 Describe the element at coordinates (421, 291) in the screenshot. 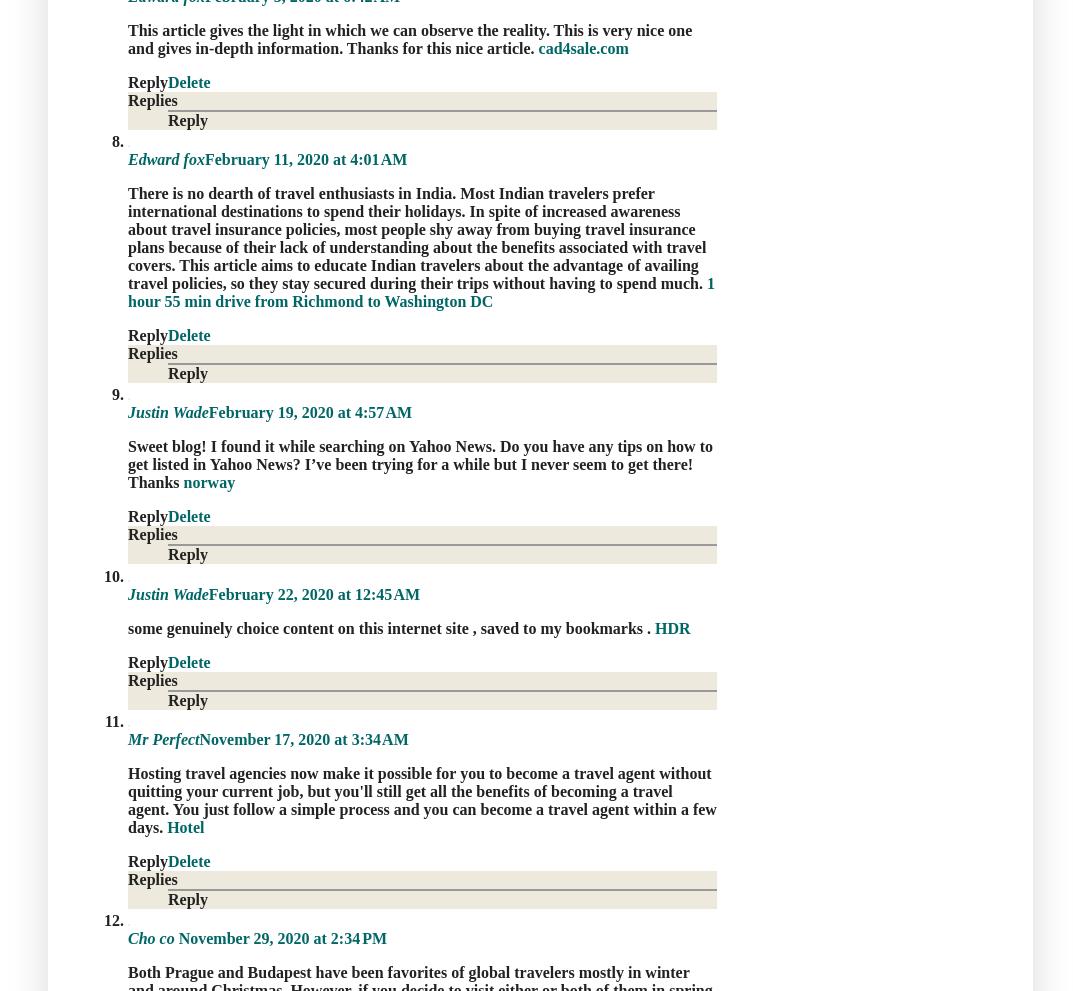

I see `'1 hour 55 min drive from Richmond to Washington DC'` at that location.